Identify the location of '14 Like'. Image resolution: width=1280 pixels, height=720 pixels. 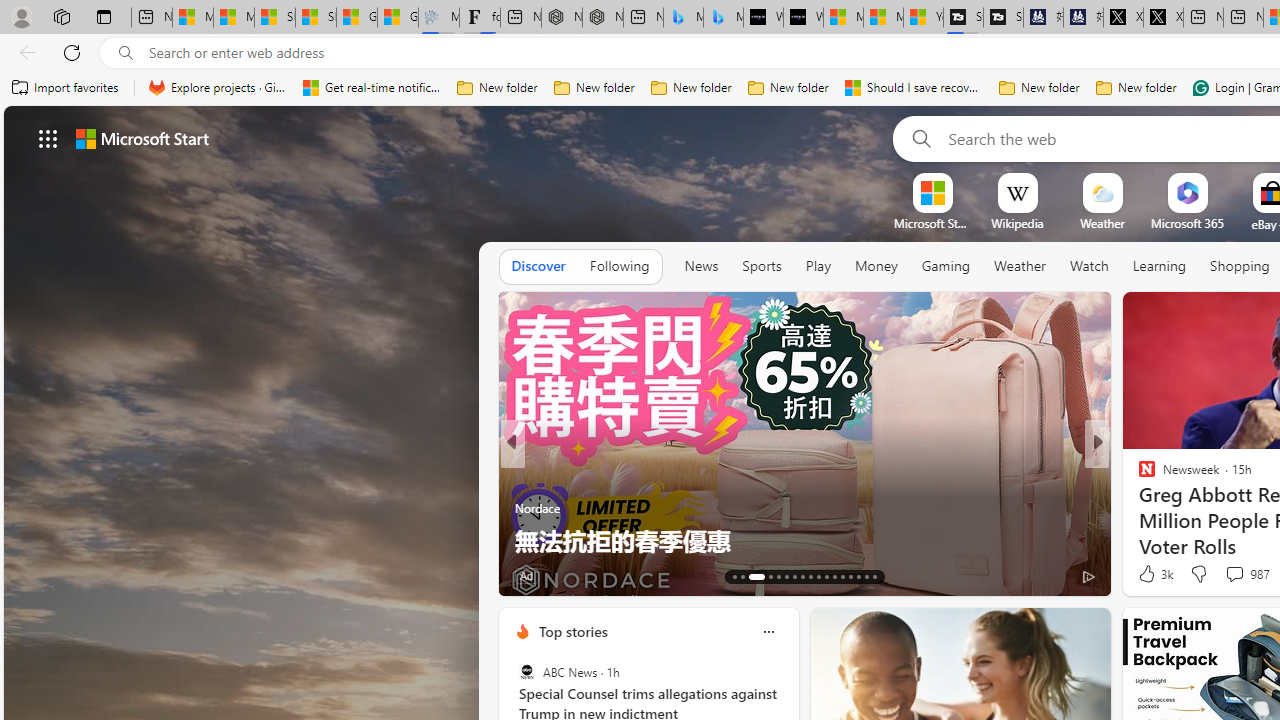
(1149, 575).